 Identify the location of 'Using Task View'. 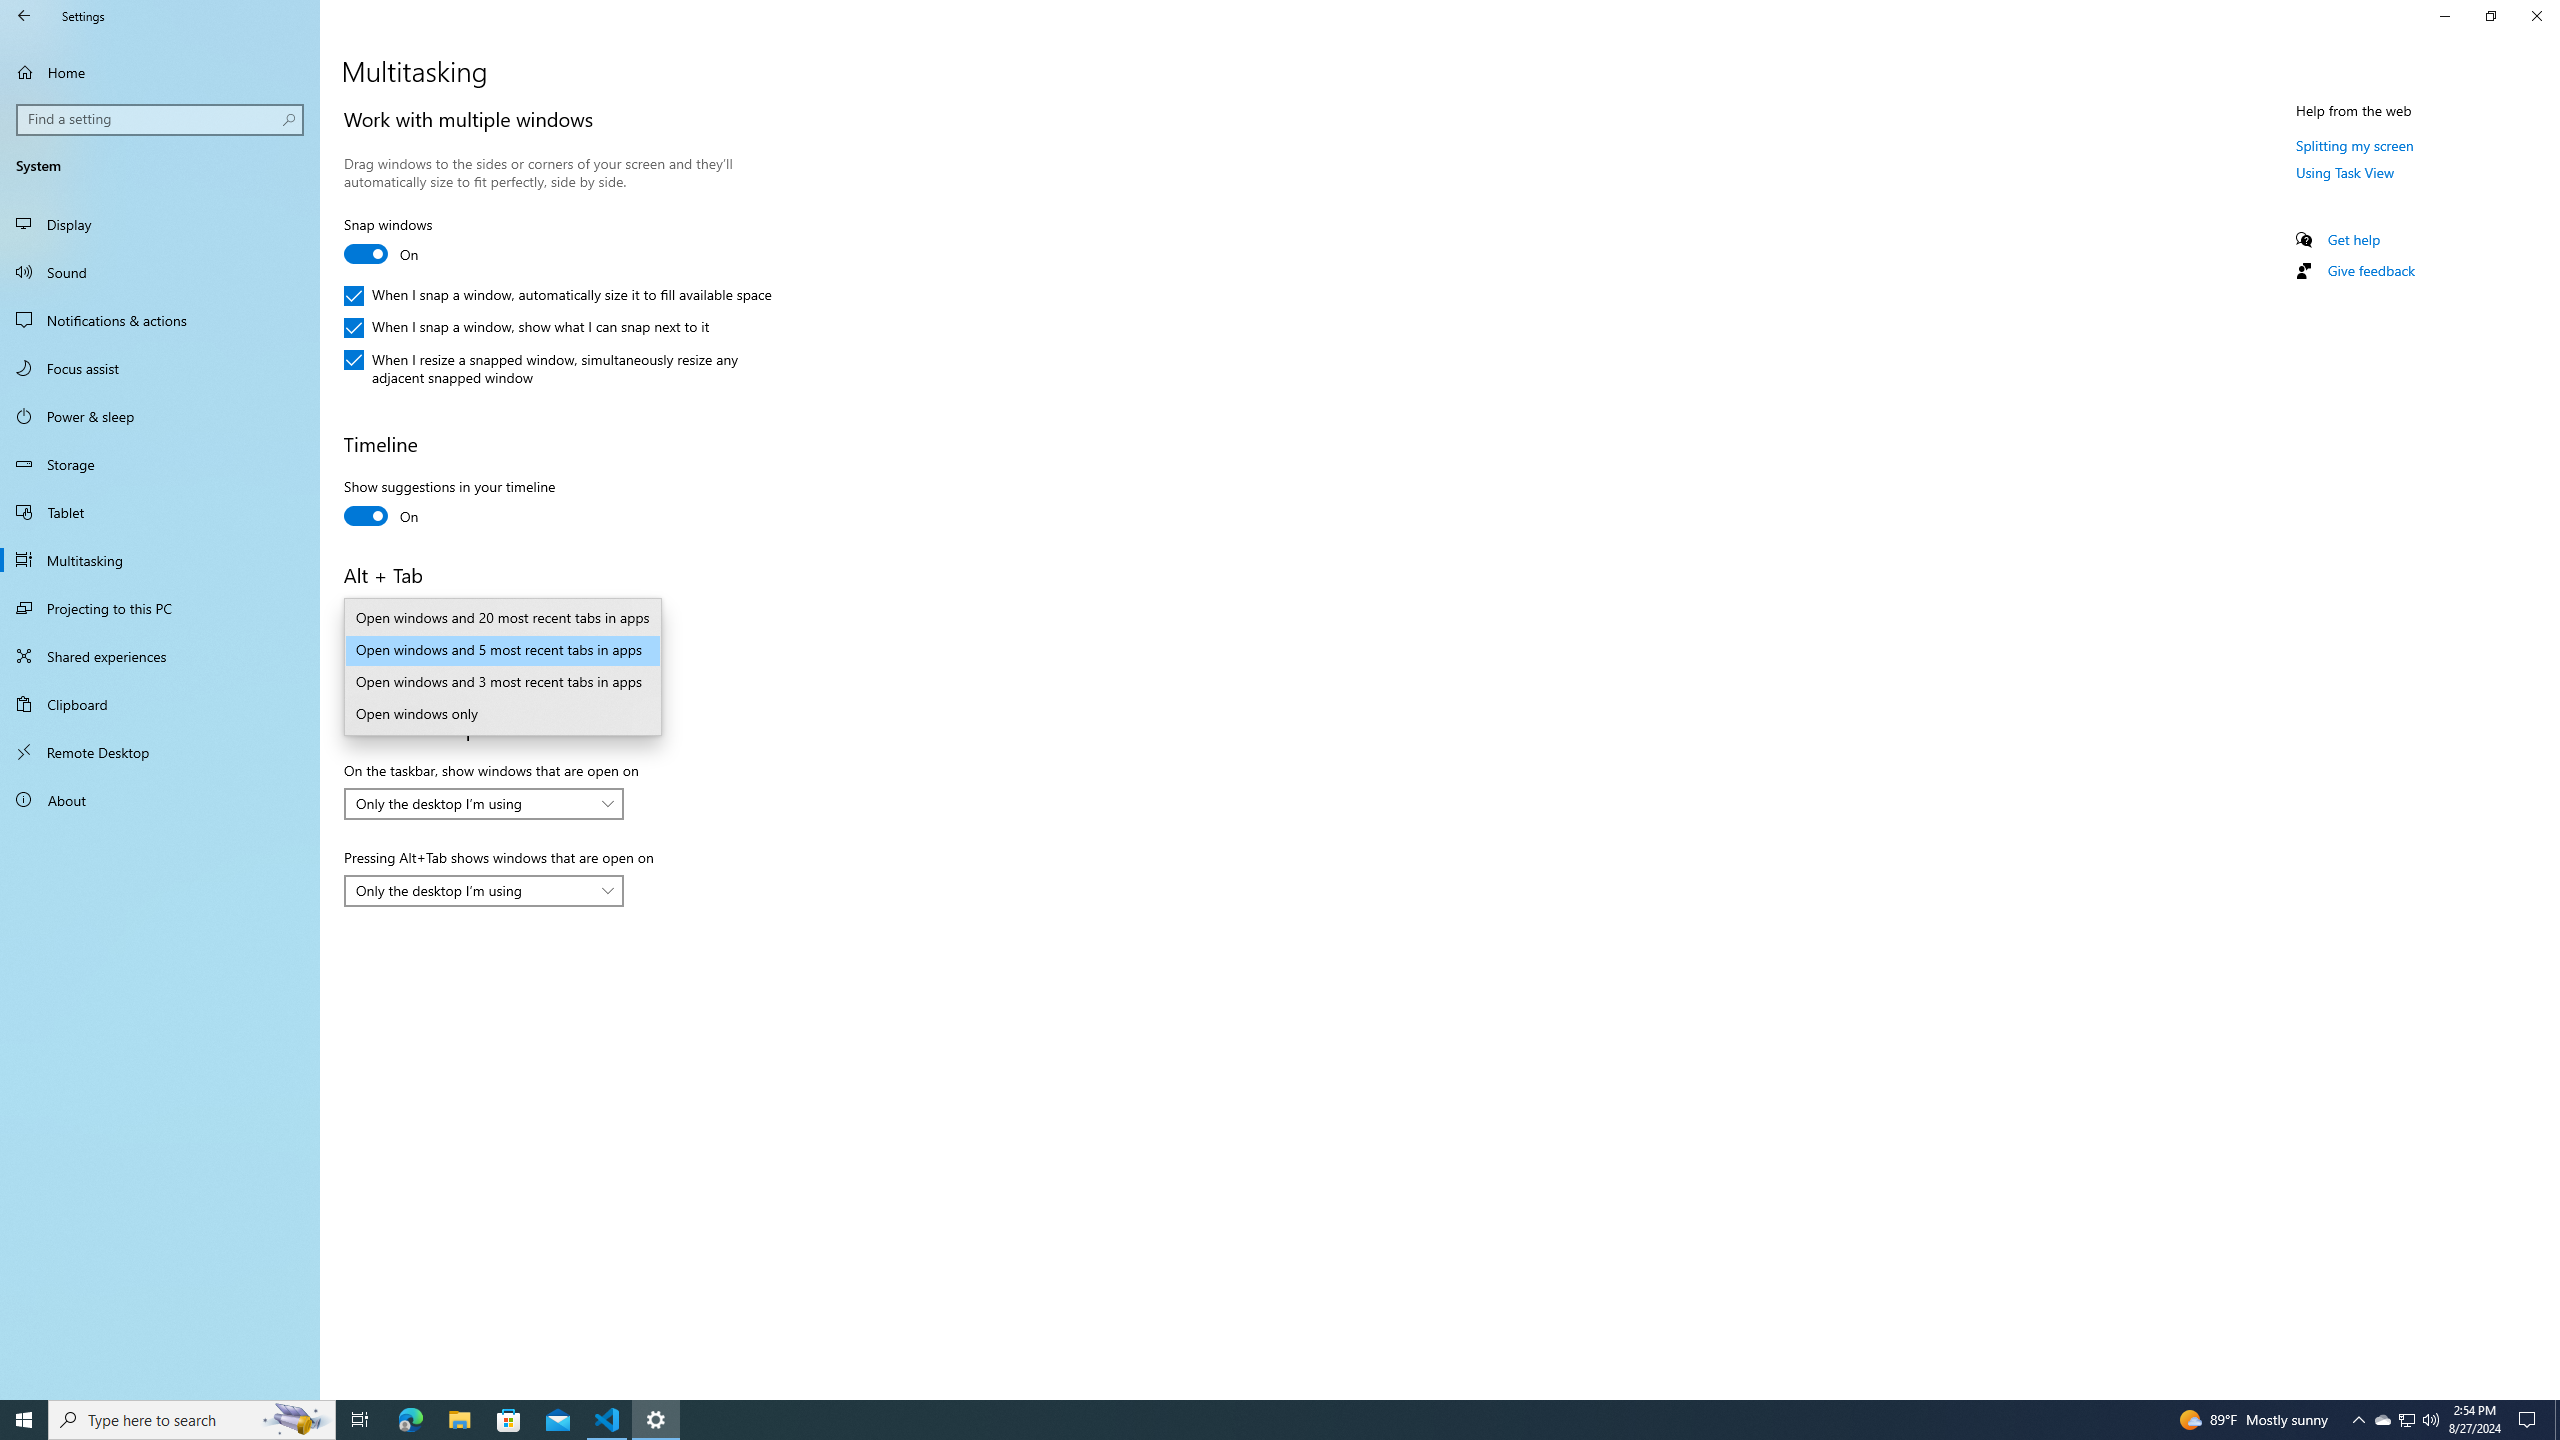
(2345, 172).